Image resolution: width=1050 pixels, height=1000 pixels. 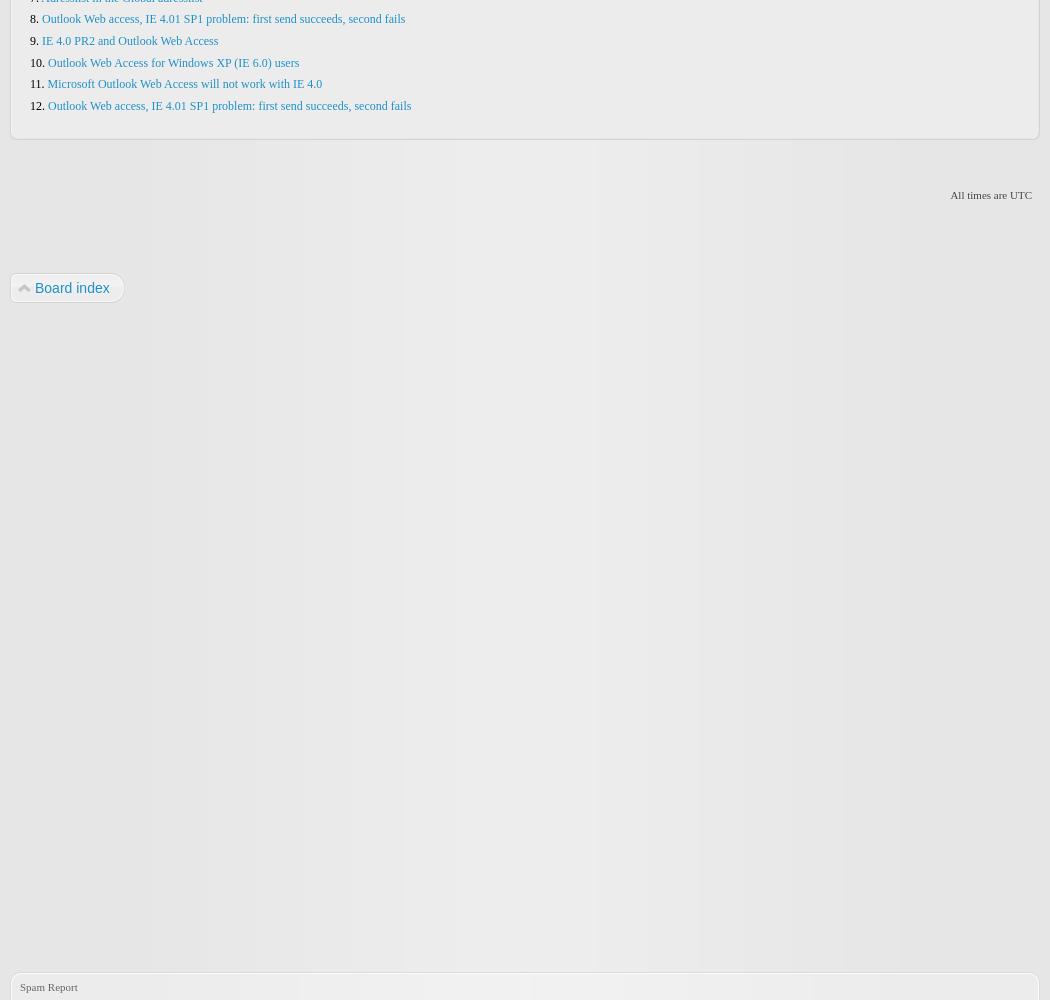 I want to click on '11.', so click(x=38, y=83).